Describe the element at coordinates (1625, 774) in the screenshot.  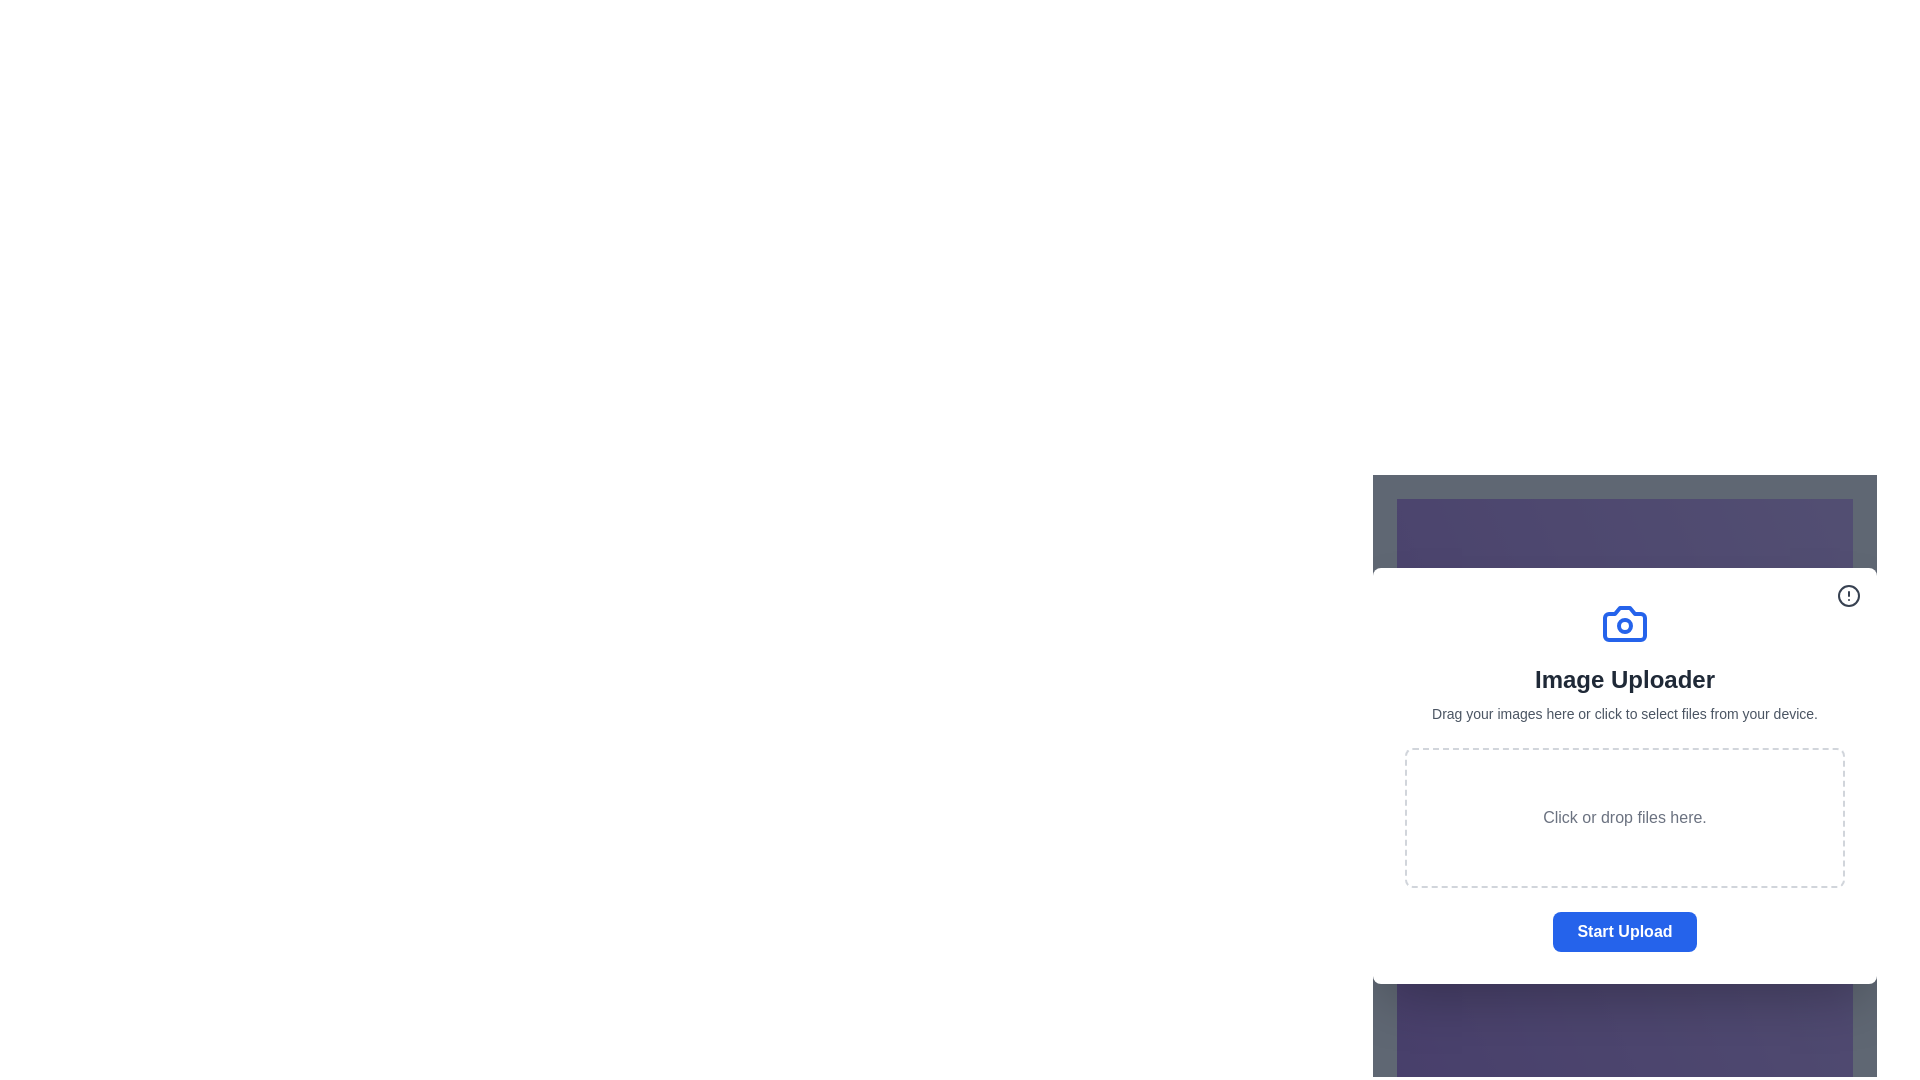
I see `and drop files into the dashed border area of the 'Image Uploader' modal content section, which is visually represented by a white rectangular box with rounded corners` at that location.